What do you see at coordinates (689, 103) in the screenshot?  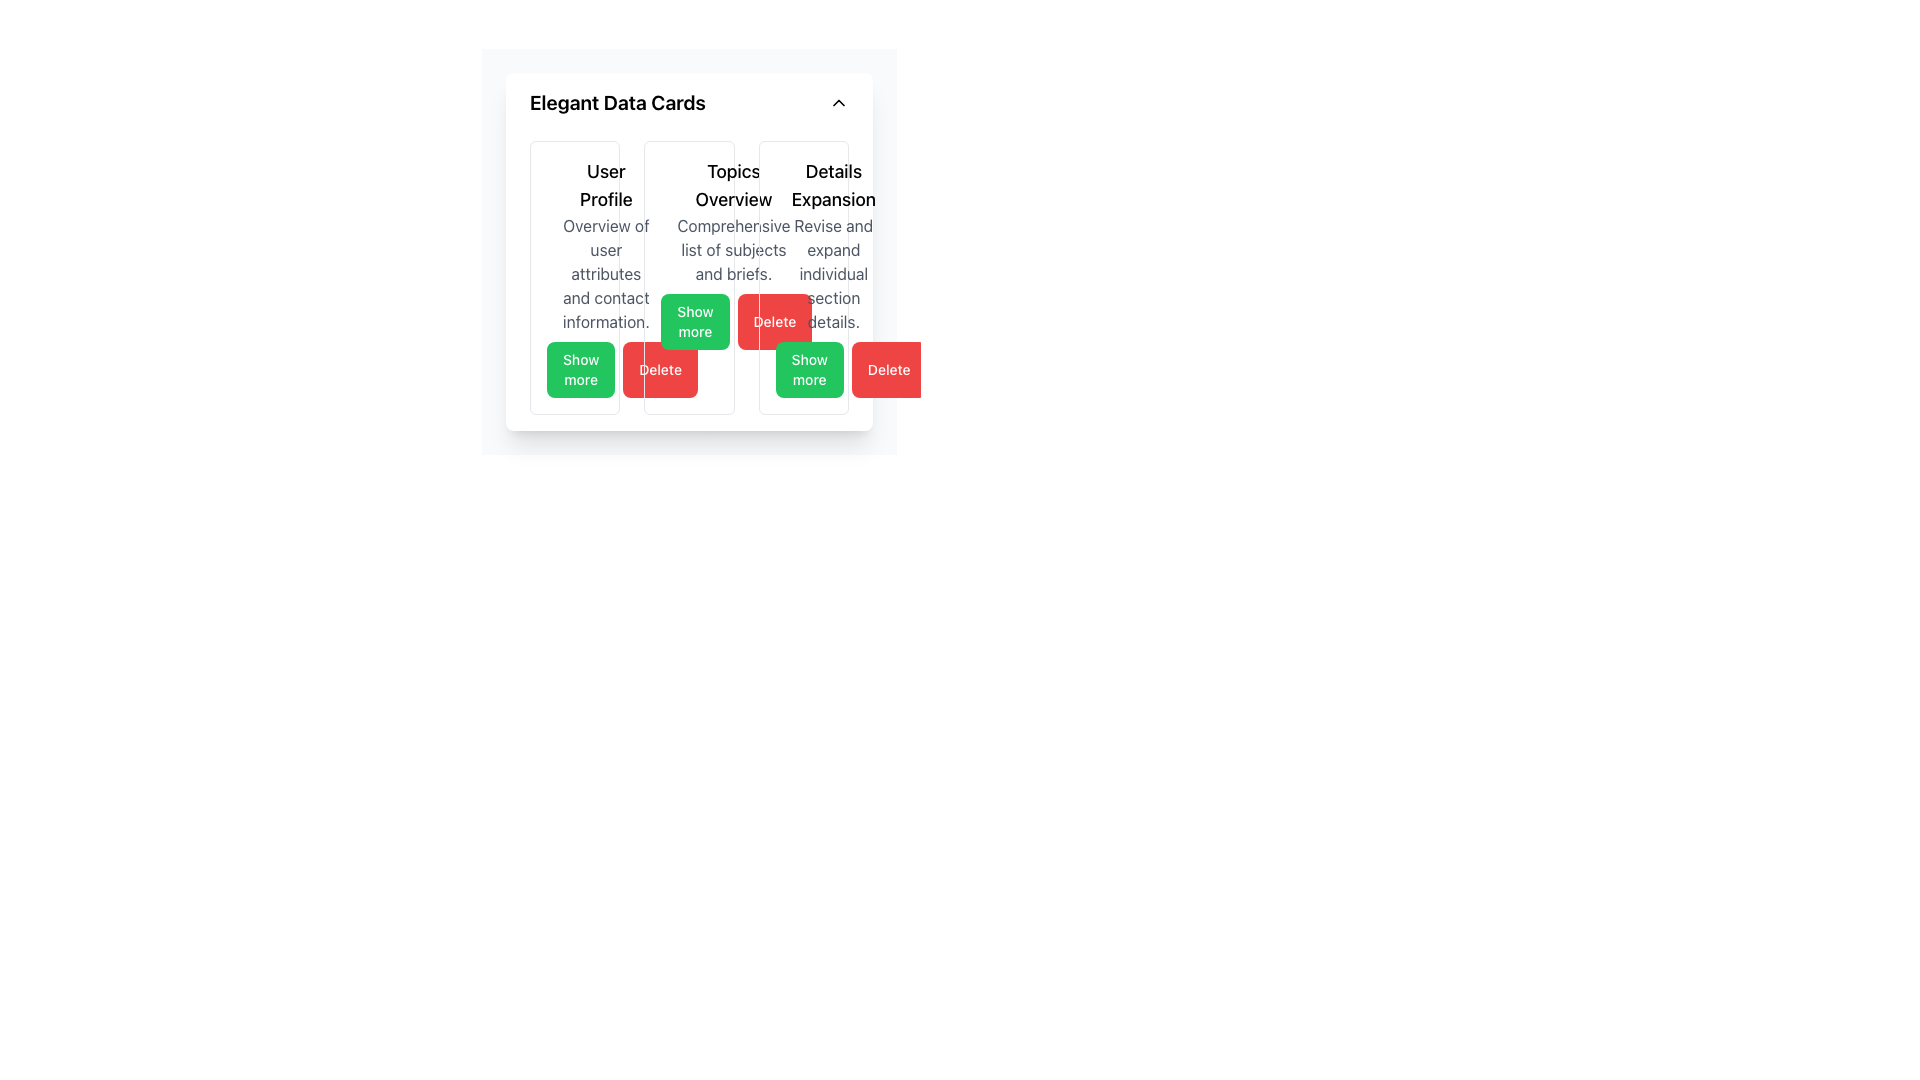 I see `the Collapsible Header Bar labeled 'Elegant Data Cards'` at bounding box center [689, 103].